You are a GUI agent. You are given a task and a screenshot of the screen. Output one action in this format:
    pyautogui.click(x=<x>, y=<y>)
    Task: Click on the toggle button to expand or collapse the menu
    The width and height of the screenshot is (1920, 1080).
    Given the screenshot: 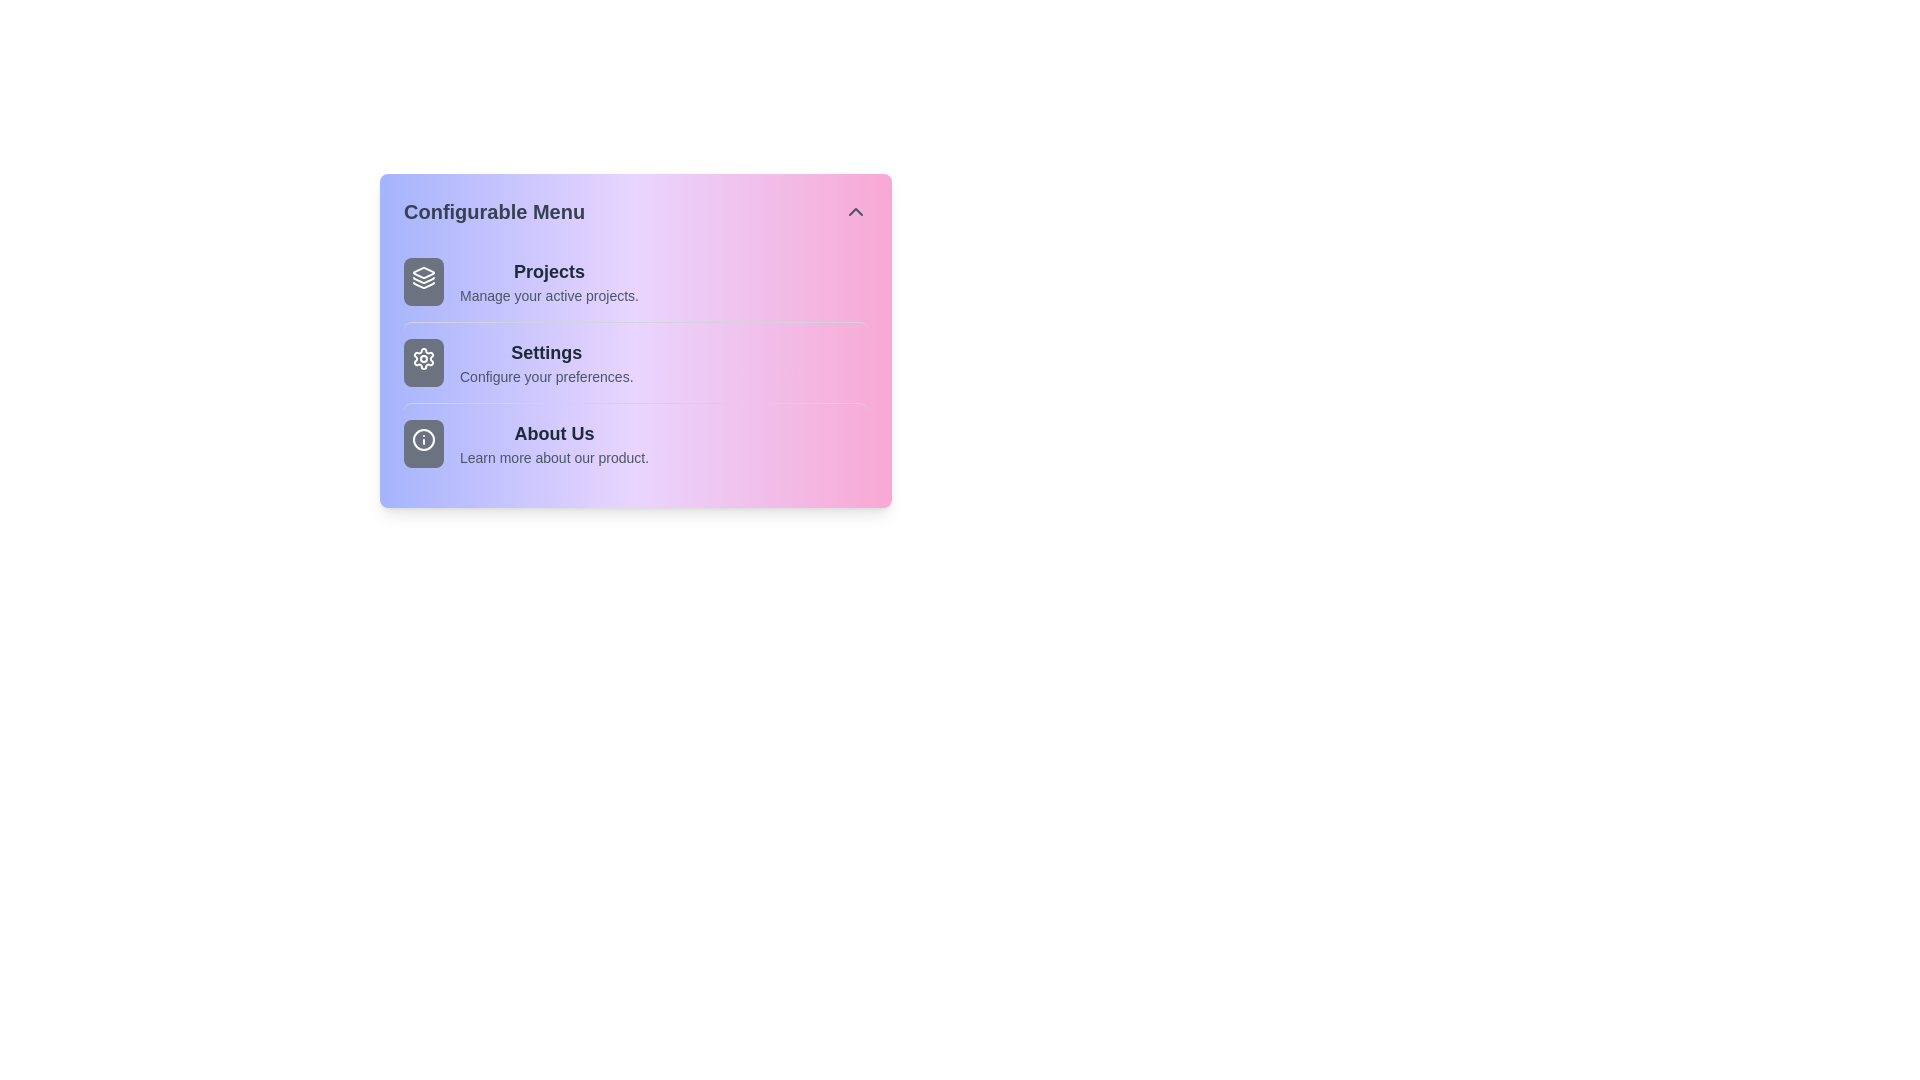 What is the action you would take?
    pyautogui.click(x=855, y=212)
    